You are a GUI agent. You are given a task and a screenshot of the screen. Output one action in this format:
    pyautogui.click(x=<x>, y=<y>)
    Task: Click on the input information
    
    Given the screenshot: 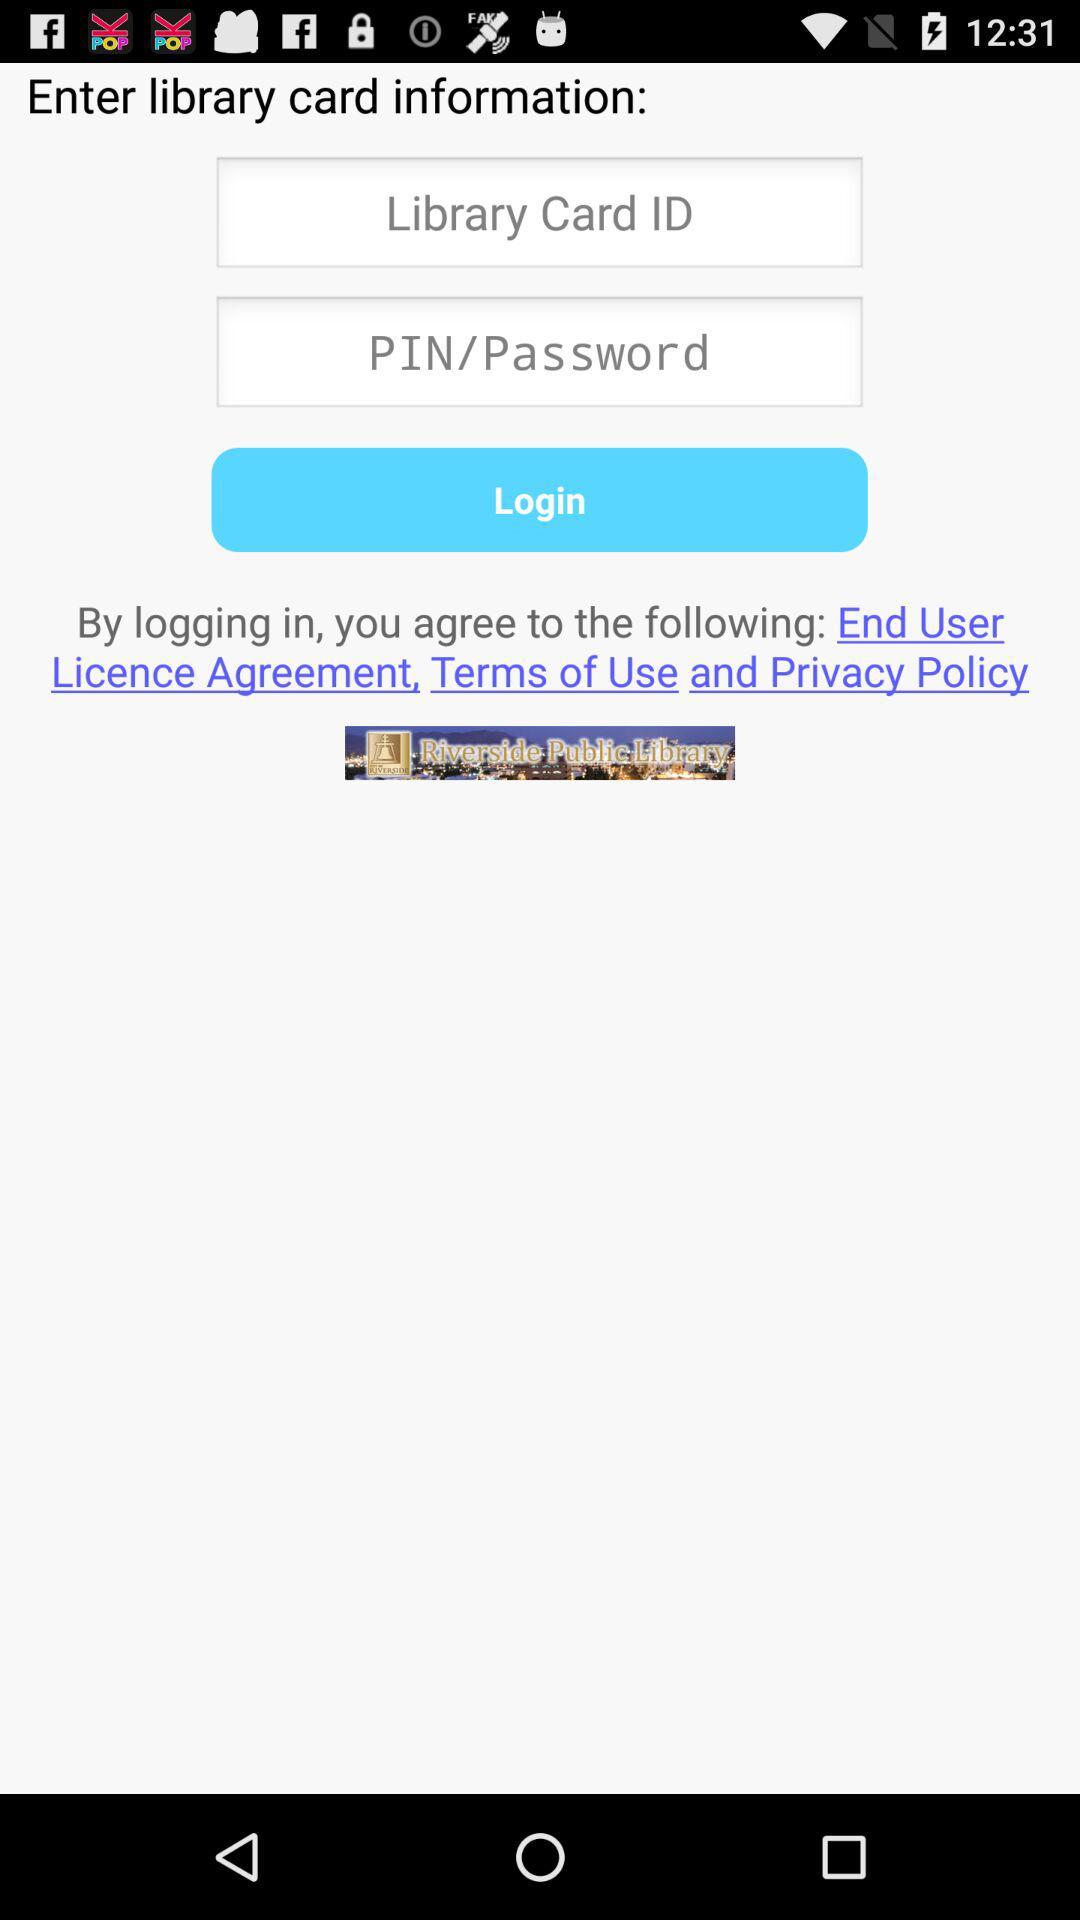 What is the action you would take?
    pyautogui.click(x=538, y=357)
    